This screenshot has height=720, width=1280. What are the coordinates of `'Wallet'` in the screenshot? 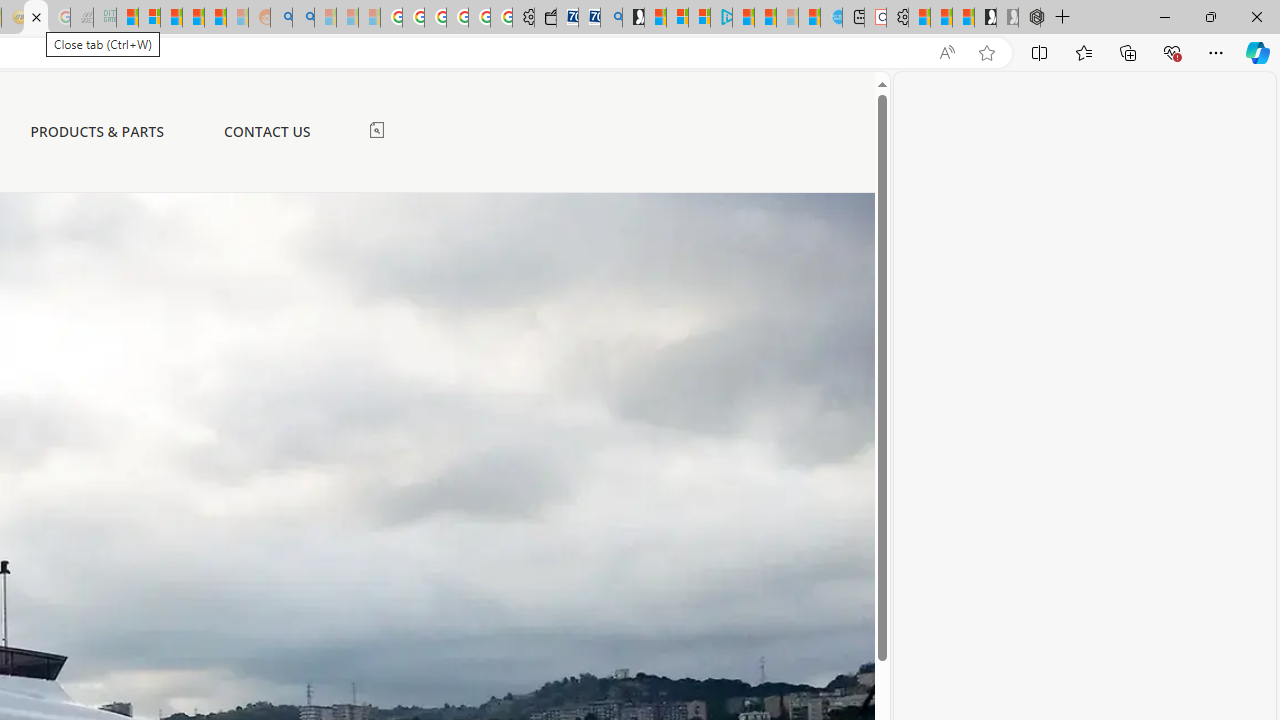 It's located at (545, 17).